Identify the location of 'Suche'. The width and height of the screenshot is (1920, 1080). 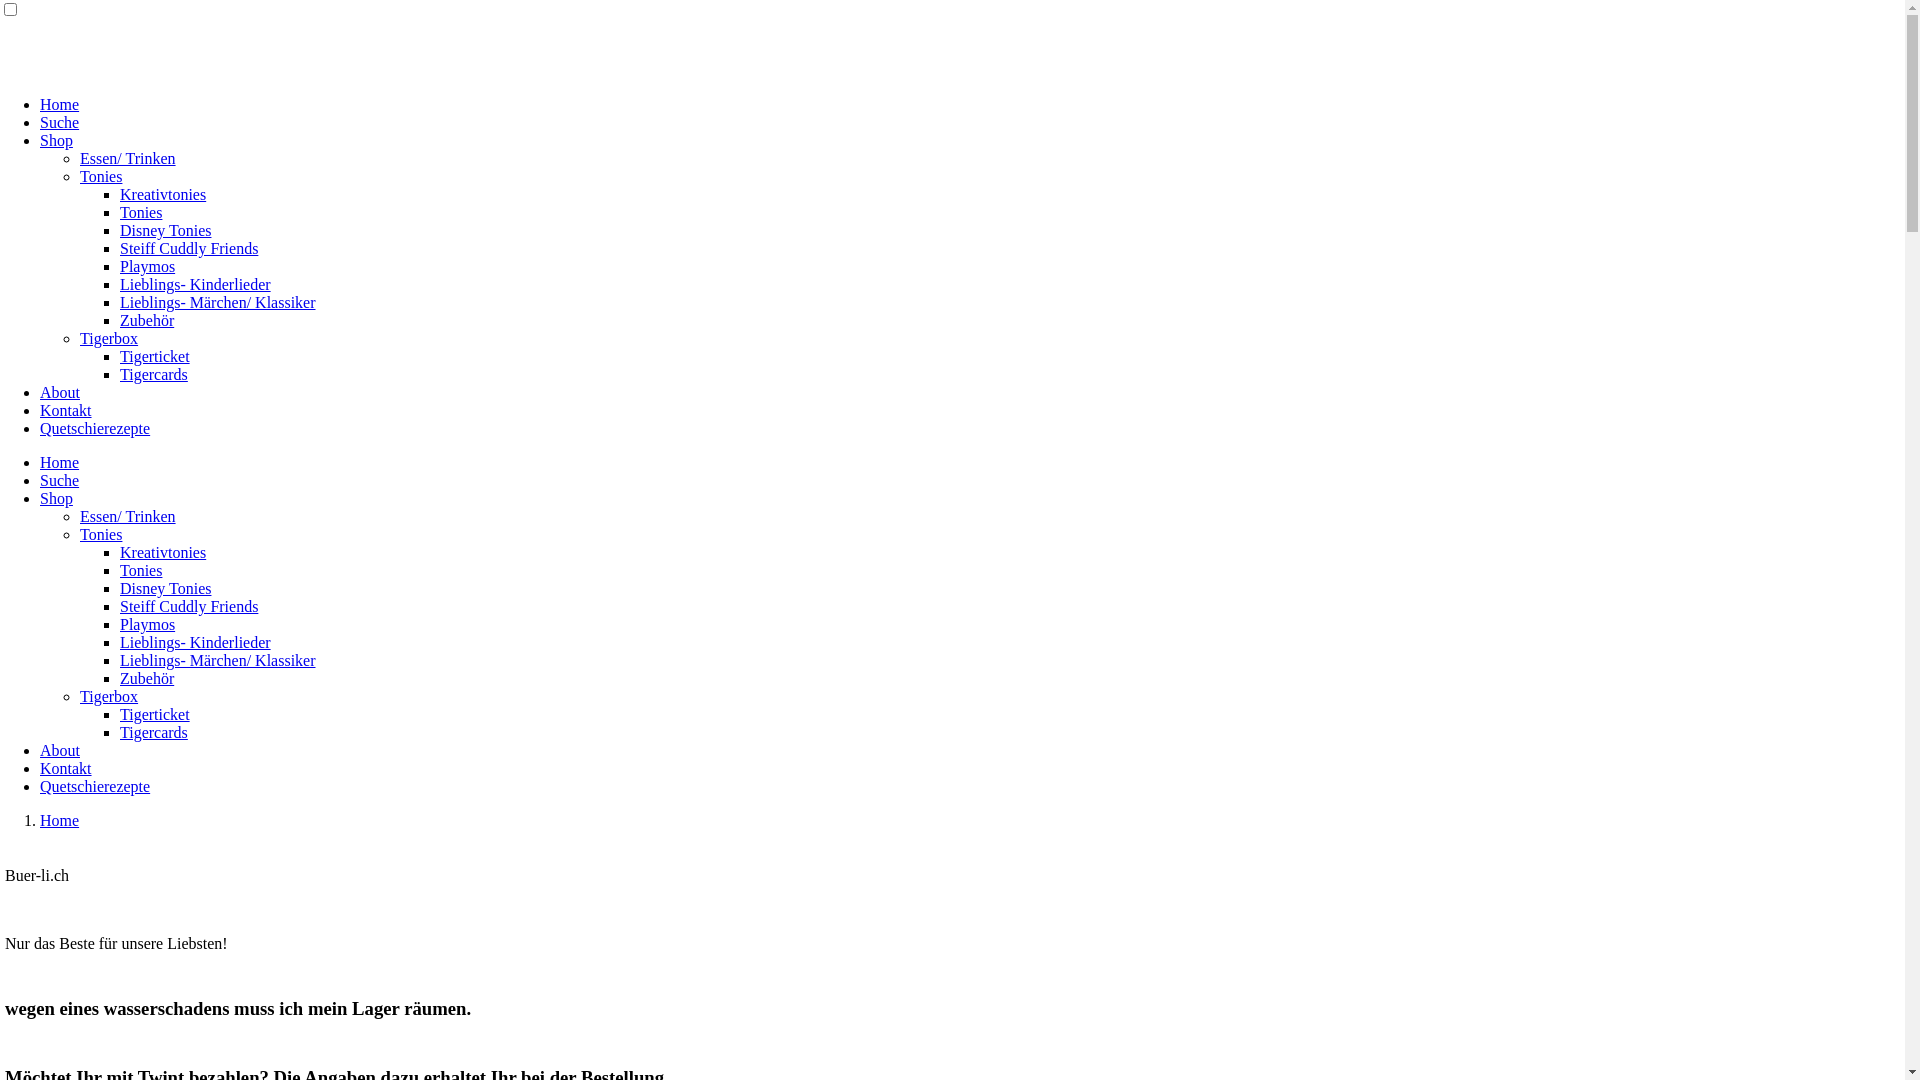
(59, 122).